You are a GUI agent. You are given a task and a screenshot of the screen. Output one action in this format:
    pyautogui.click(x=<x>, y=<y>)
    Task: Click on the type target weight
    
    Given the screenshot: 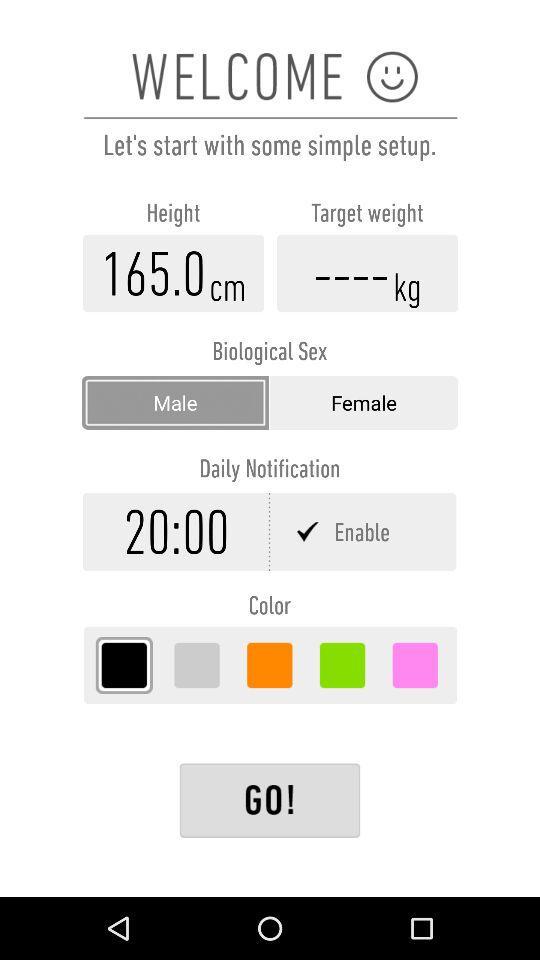 What is the action you would take?
    pyautogui.click(x=366, y=272)
    